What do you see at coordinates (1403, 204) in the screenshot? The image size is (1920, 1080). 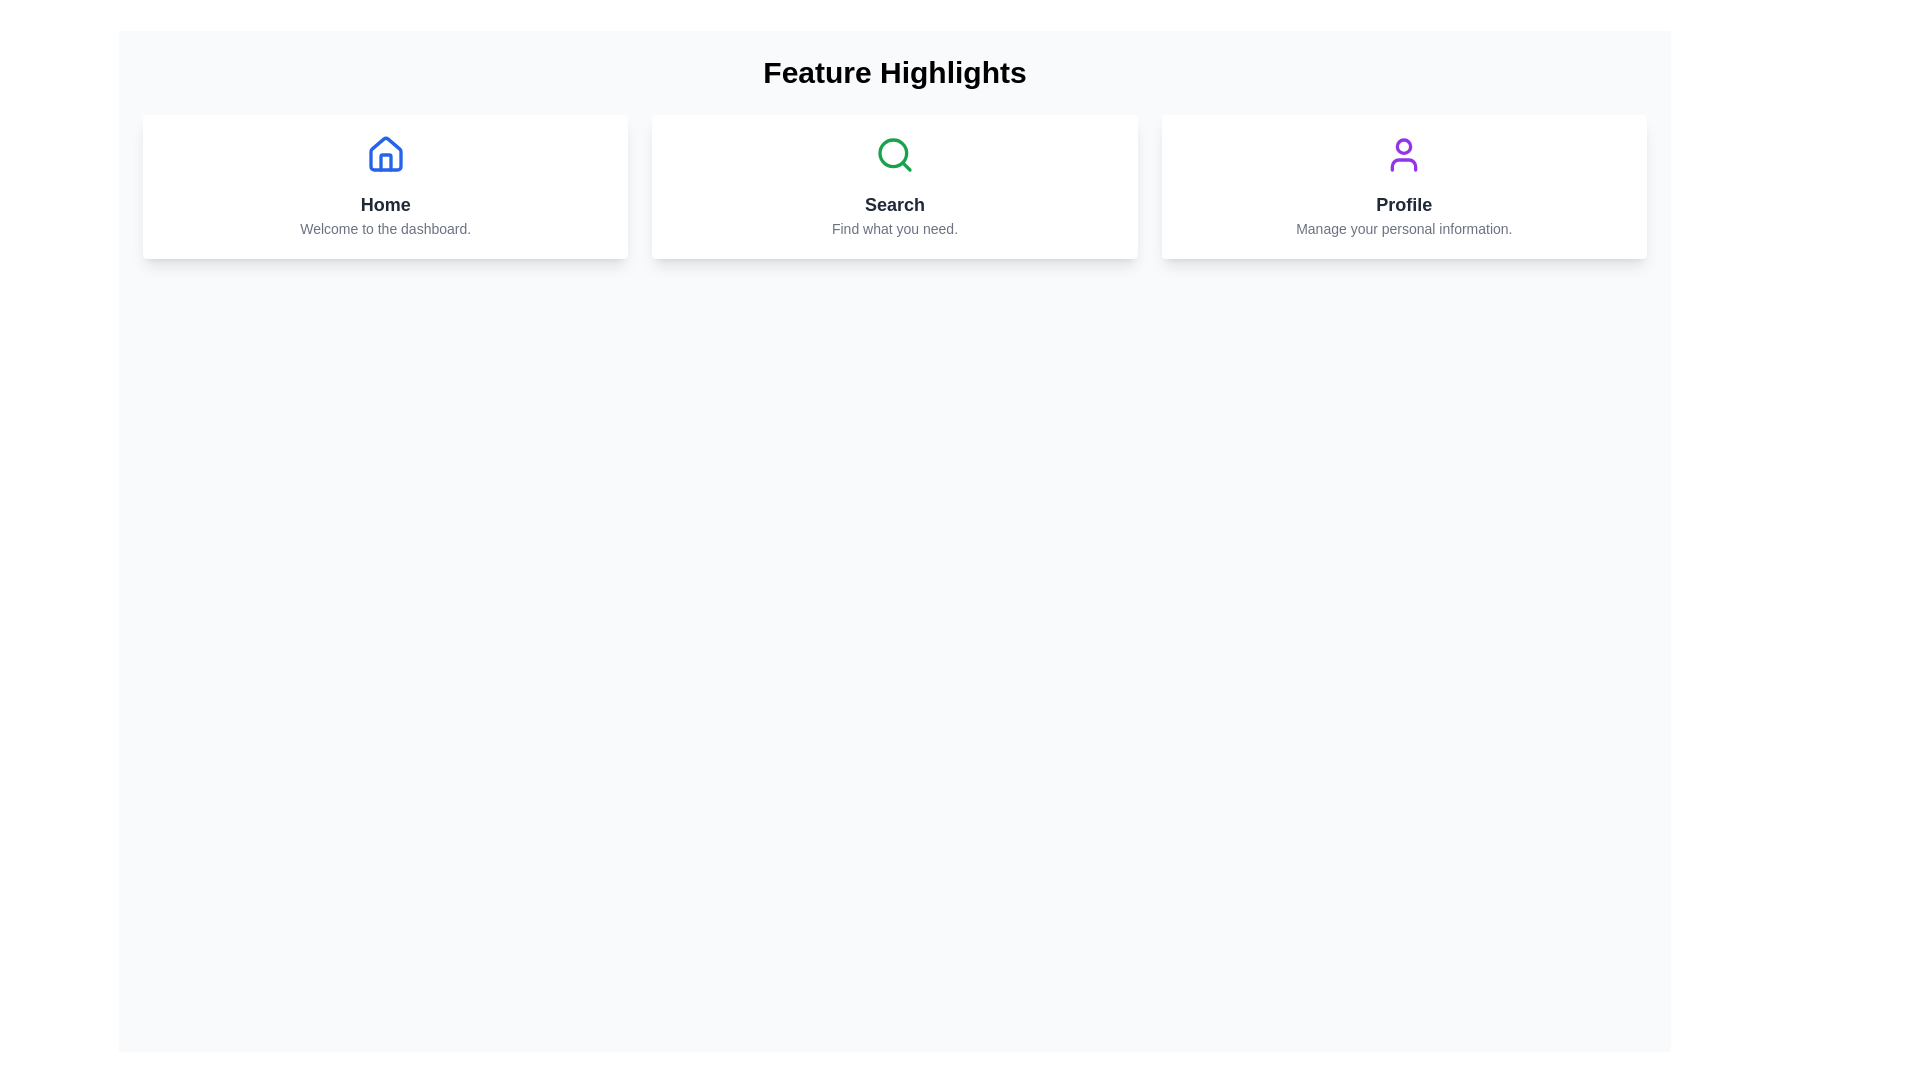 I see `the header-style text label located at the top center of the white card, which is positioned below the icon and above the descriptive text` at bounding box center [1403, 204].